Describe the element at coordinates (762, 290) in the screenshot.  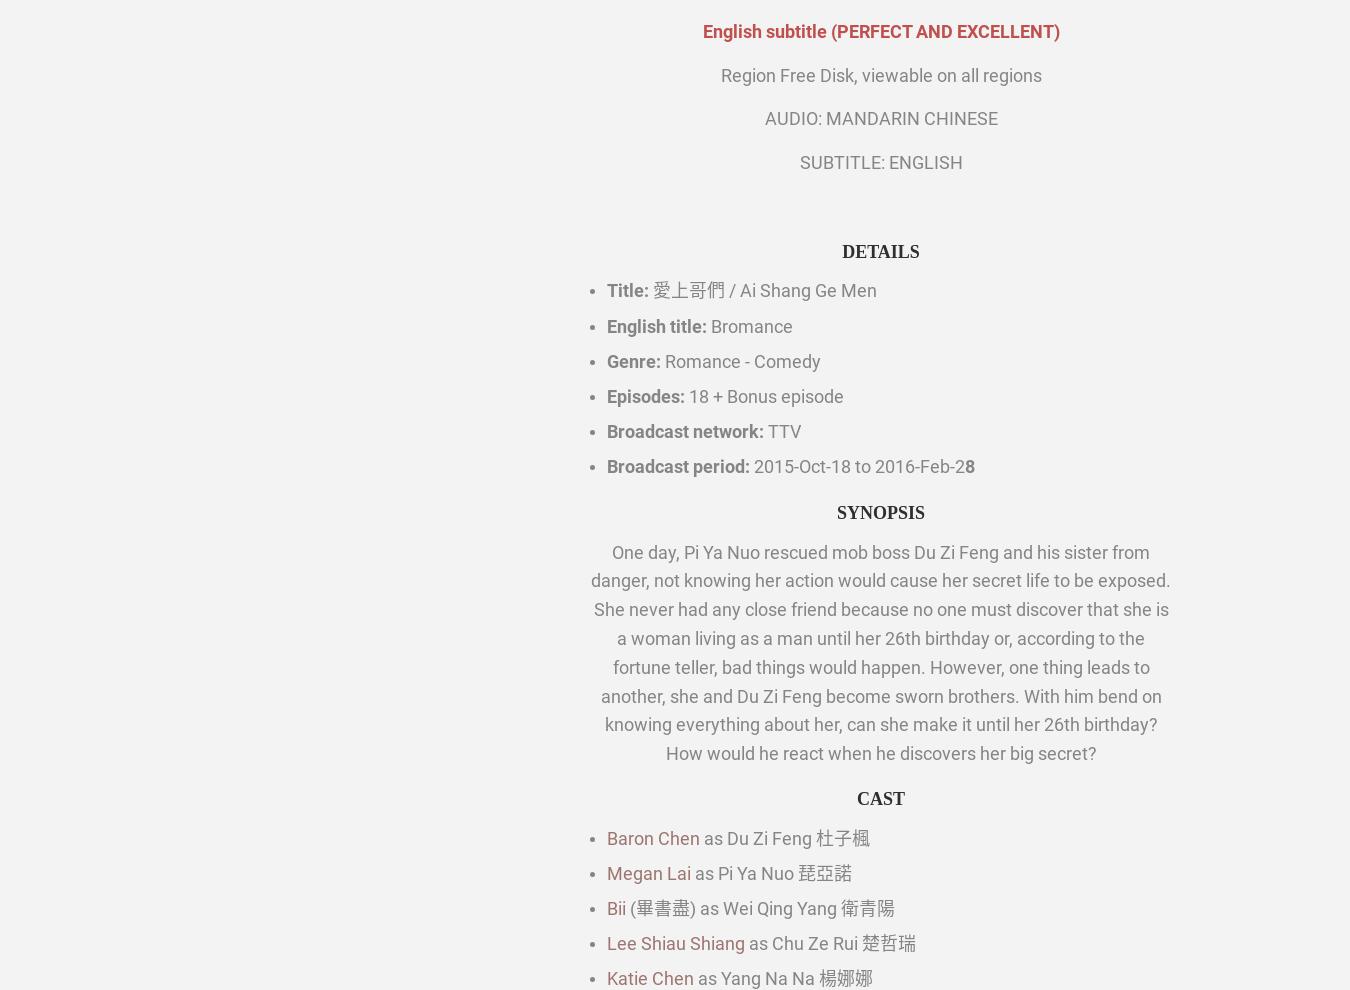
I see `'愛上哥們 / Ai Shang Ge Men'` at that location.